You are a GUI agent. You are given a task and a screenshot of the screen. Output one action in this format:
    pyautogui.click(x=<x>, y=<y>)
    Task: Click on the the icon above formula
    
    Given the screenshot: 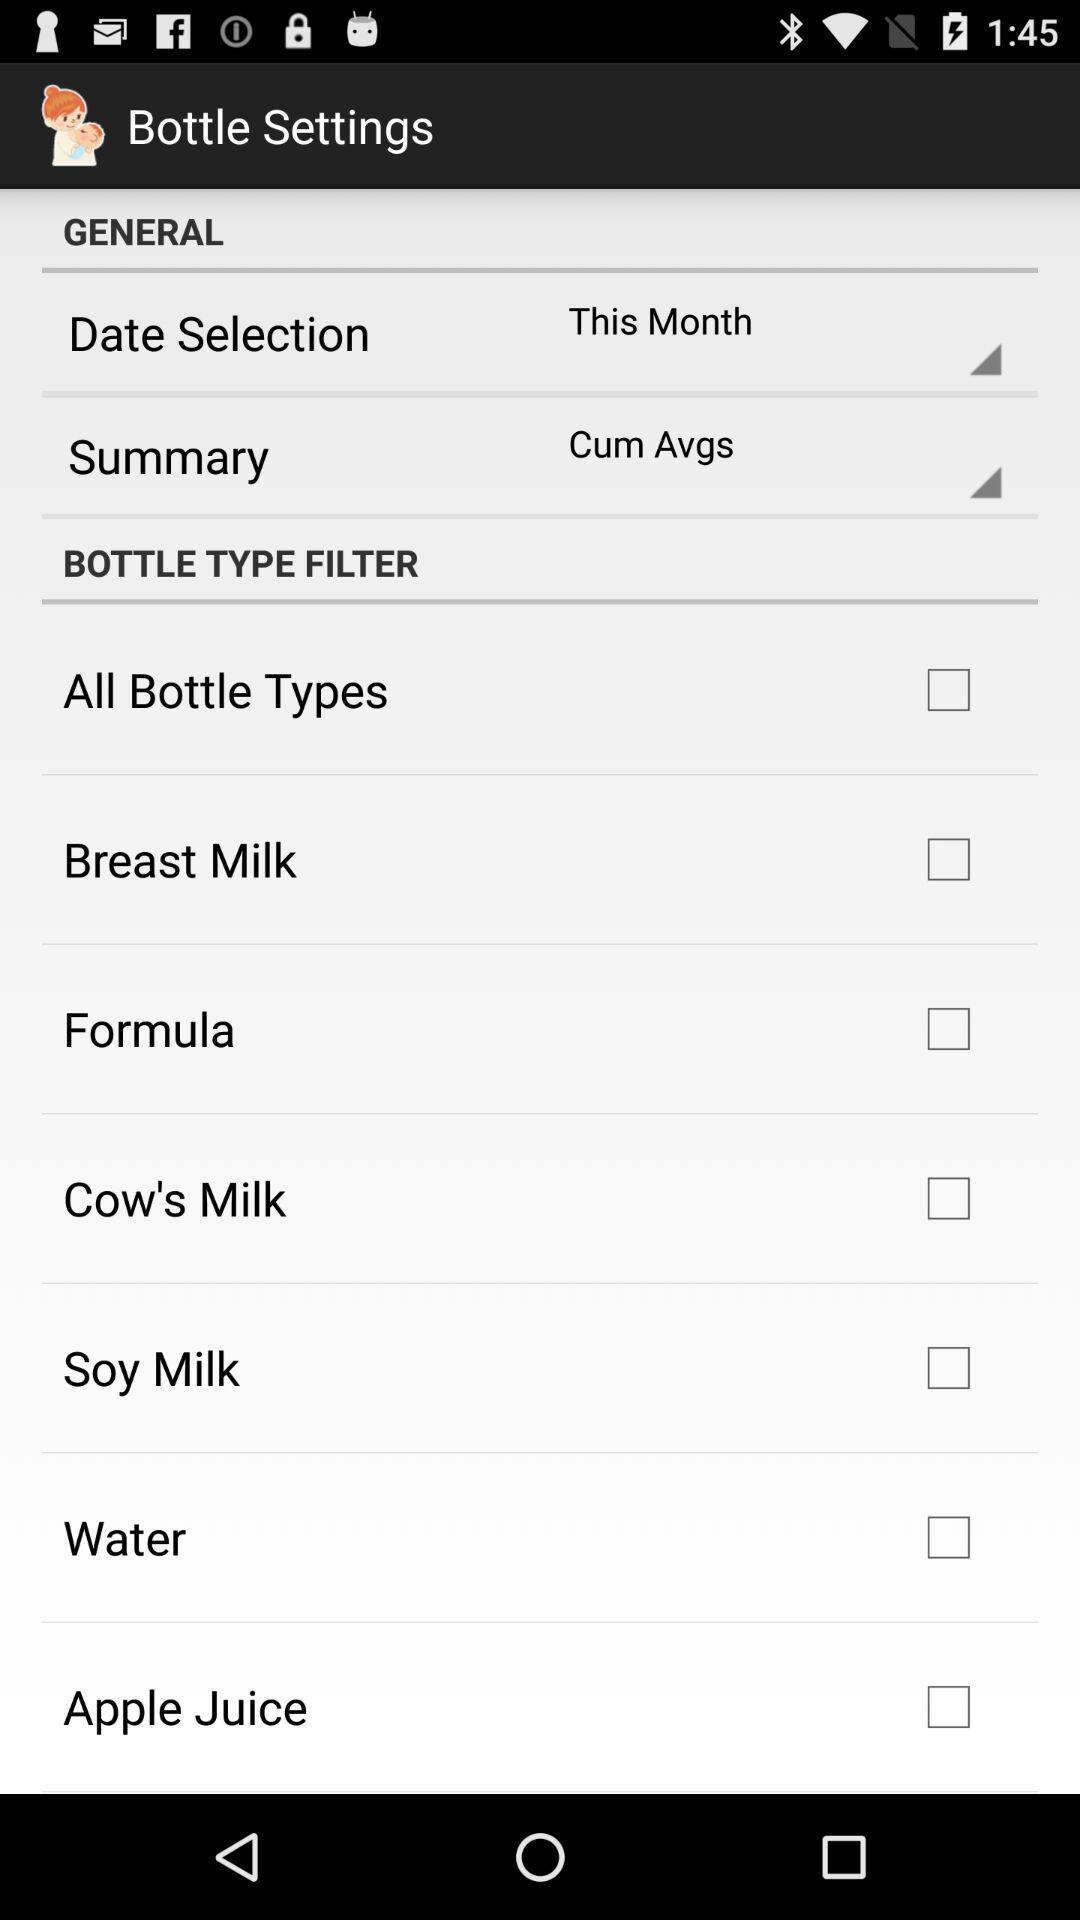 What is the action you would take?
    pyautogui.click(x=180, y=859)
    